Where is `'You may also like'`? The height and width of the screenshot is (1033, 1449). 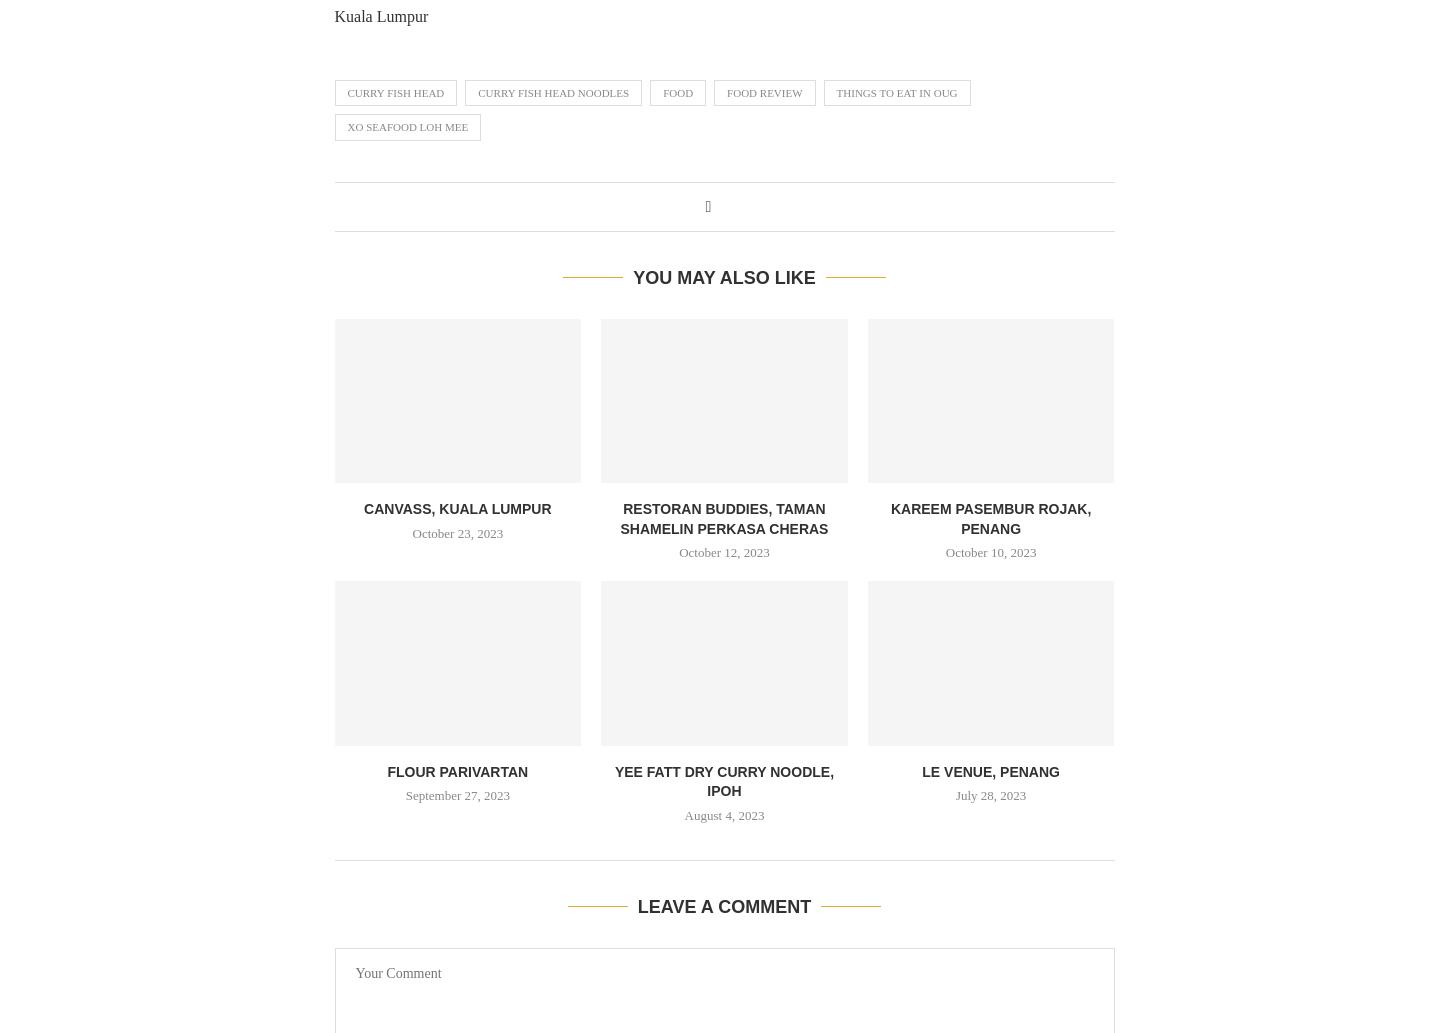
'You may also like' is located at coordinates (724, 276).